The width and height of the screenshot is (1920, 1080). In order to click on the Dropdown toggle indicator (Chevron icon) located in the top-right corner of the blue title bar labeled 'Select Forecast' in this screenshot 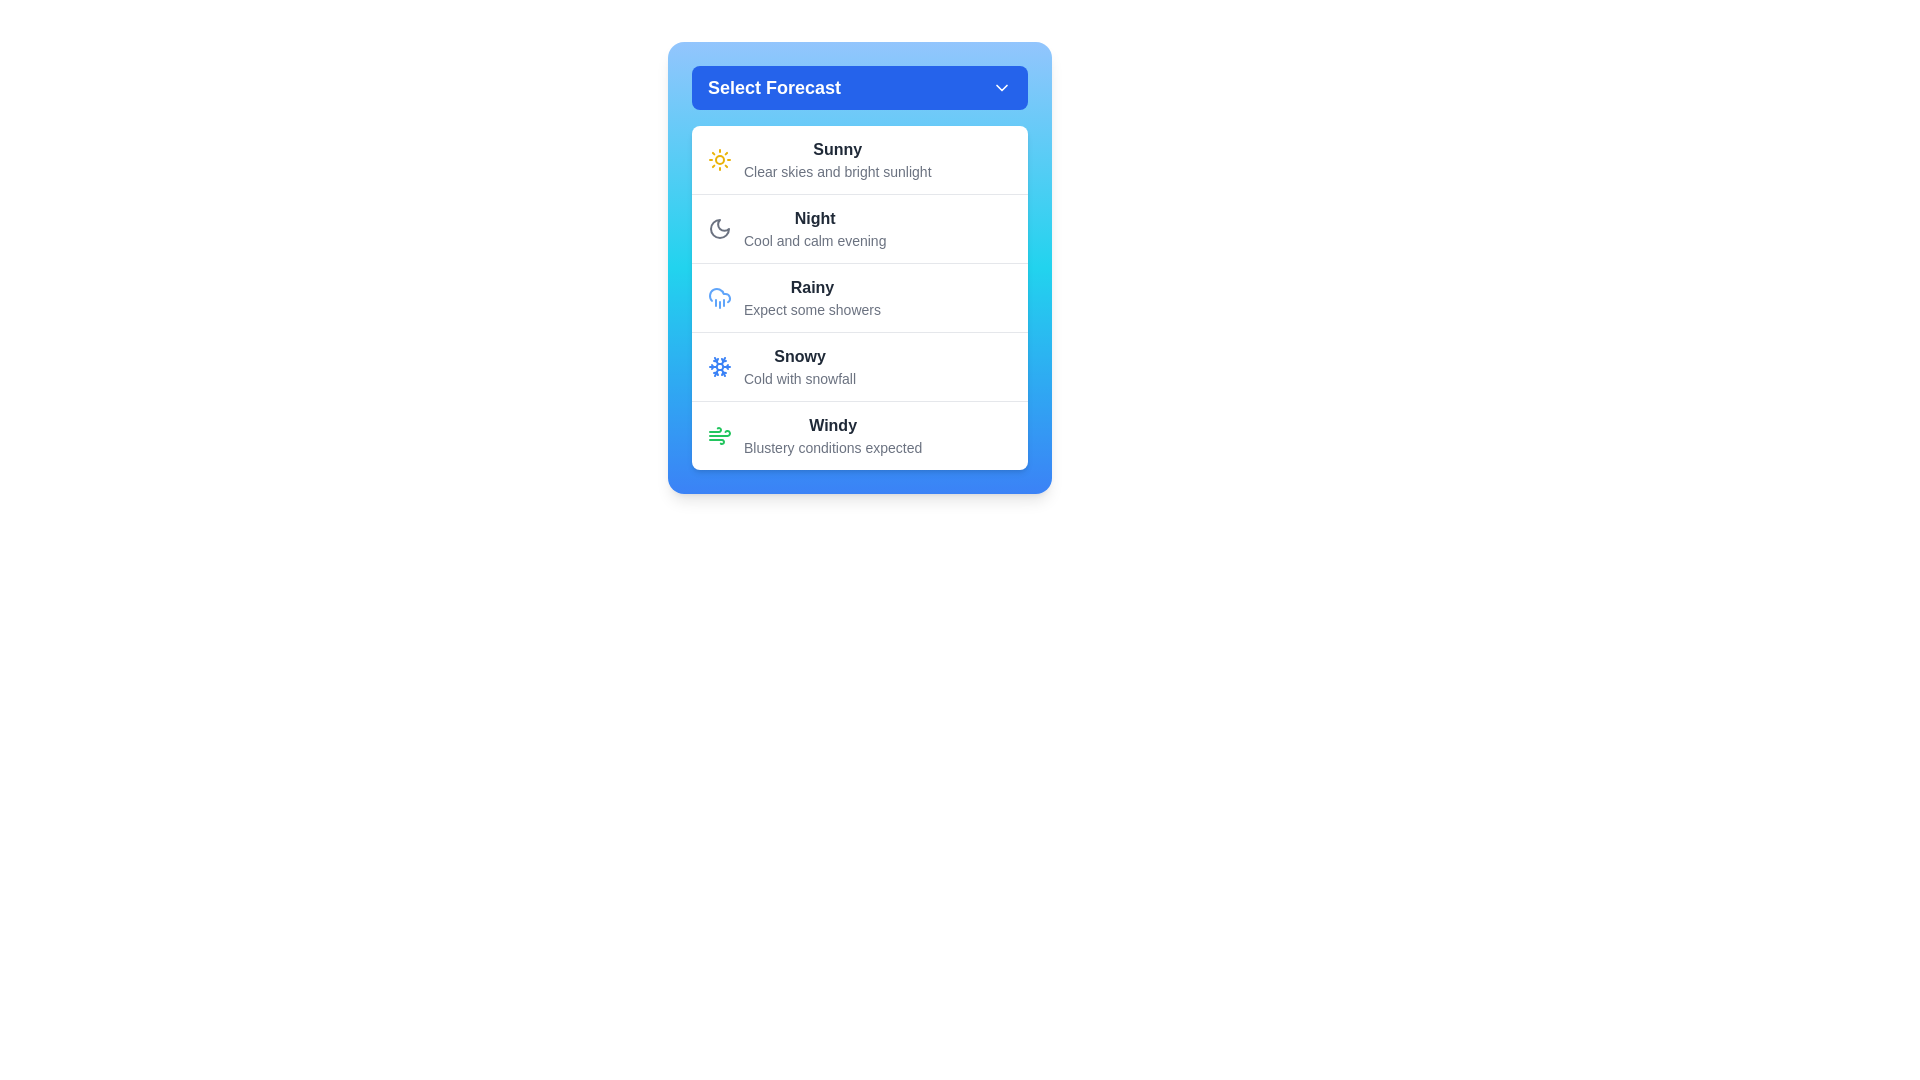, I will do `click(1002, 87)`.